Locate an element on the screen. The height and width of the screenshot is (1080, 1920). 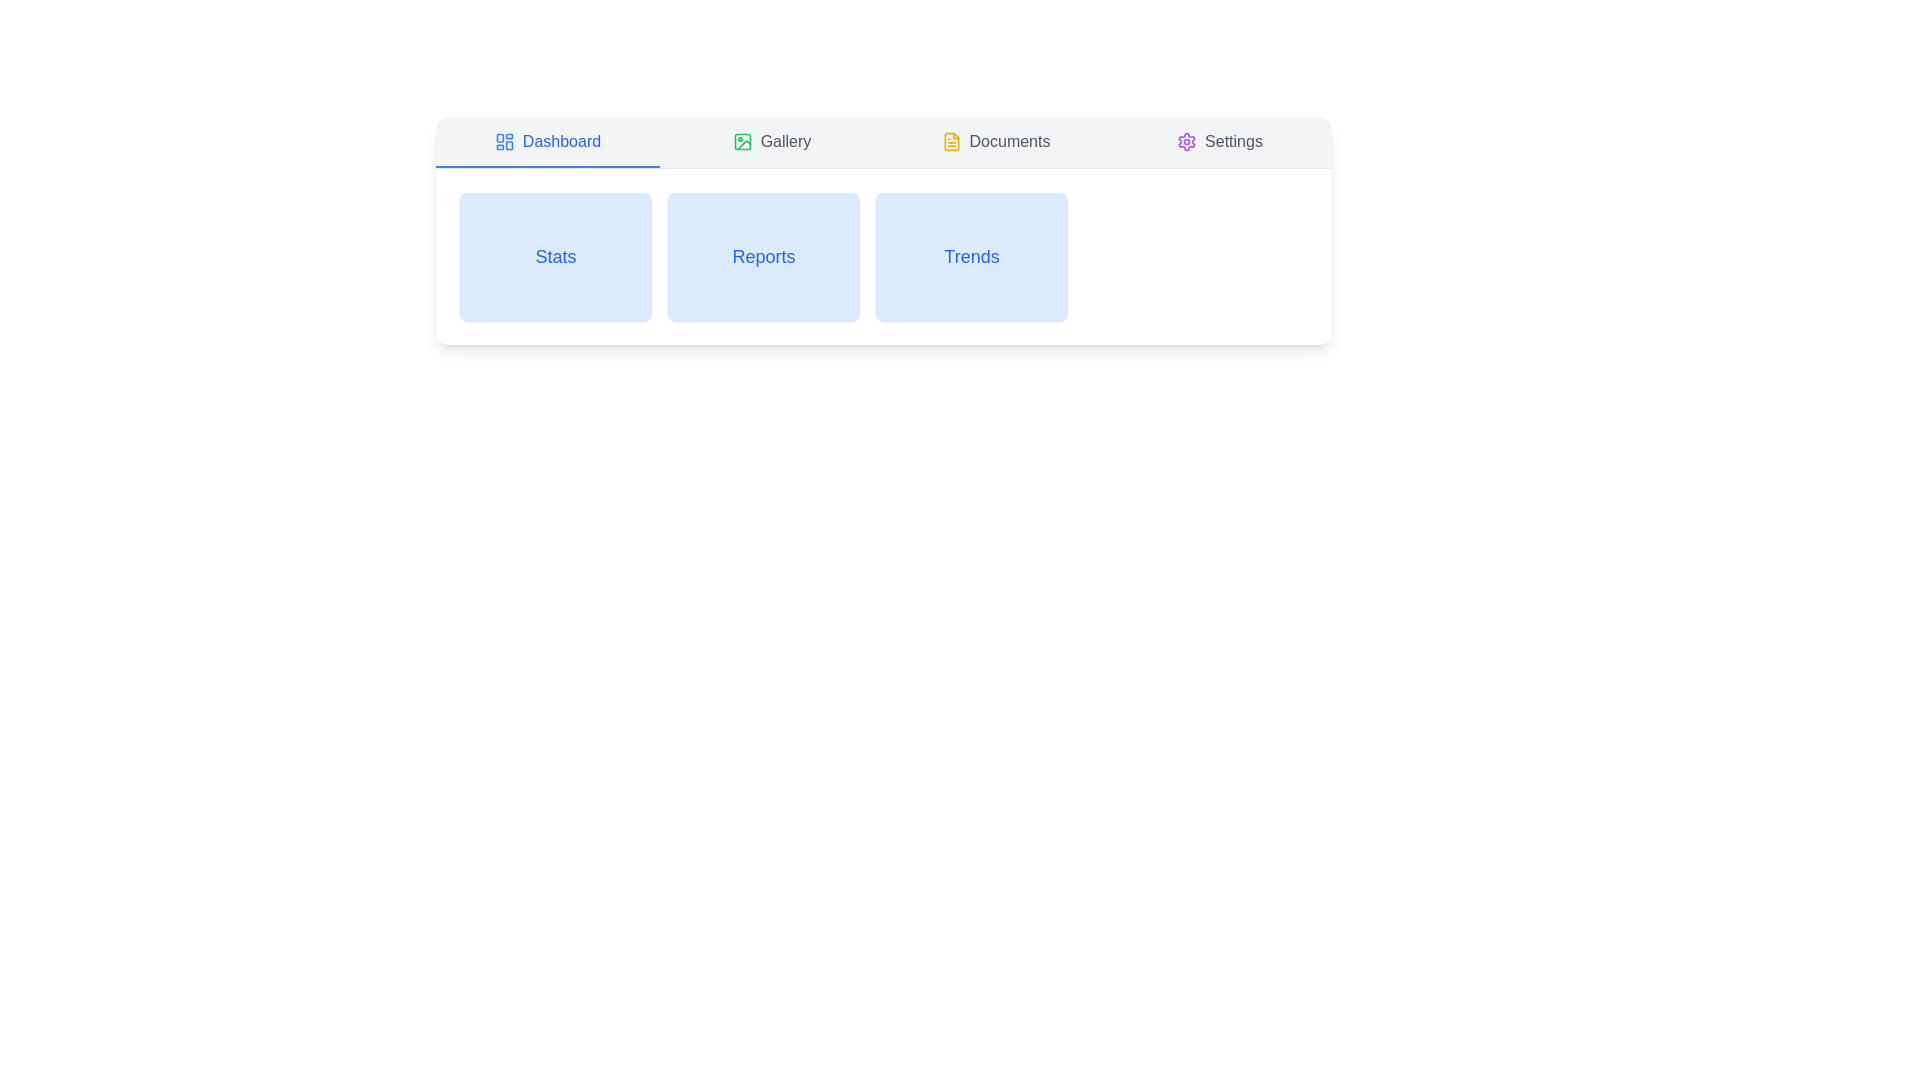
the yellow document icon located in the navigation bar, which is the largest component of the 'Documents' icon is located at coordinates (950, 141).